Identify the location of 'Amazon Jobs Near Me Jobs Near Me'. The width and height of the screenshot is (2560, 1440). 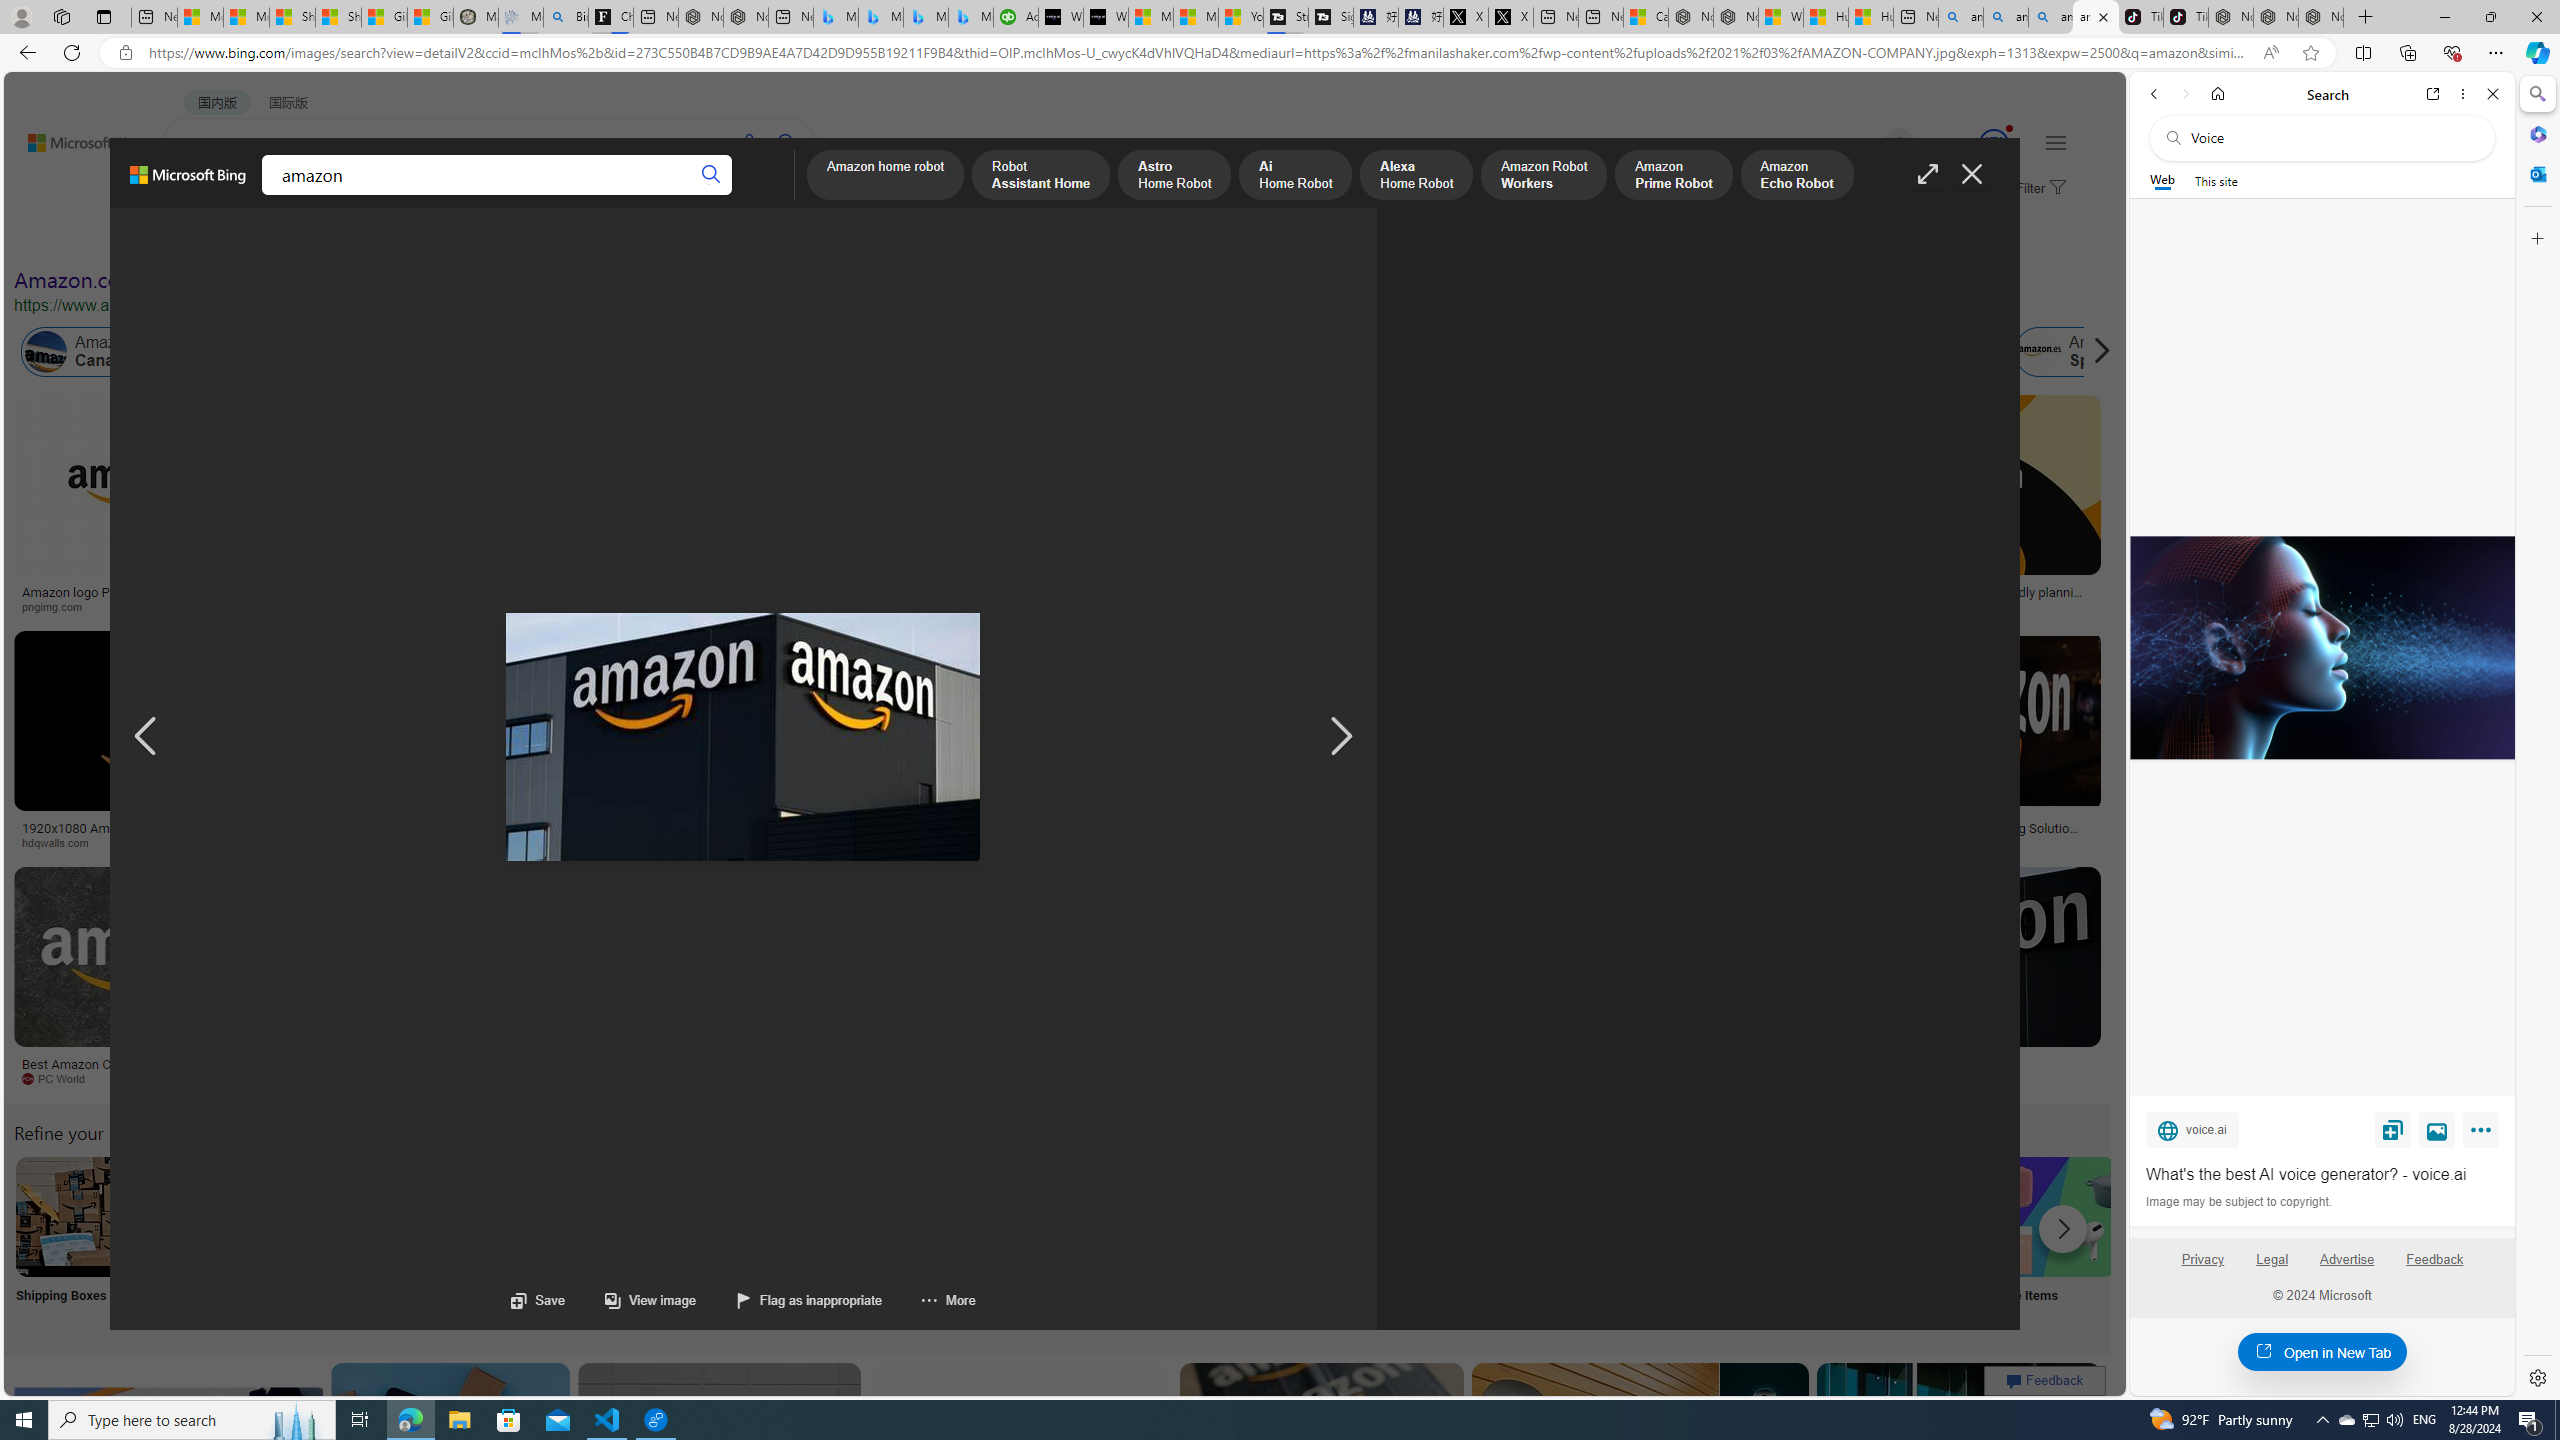
(602, 1241).